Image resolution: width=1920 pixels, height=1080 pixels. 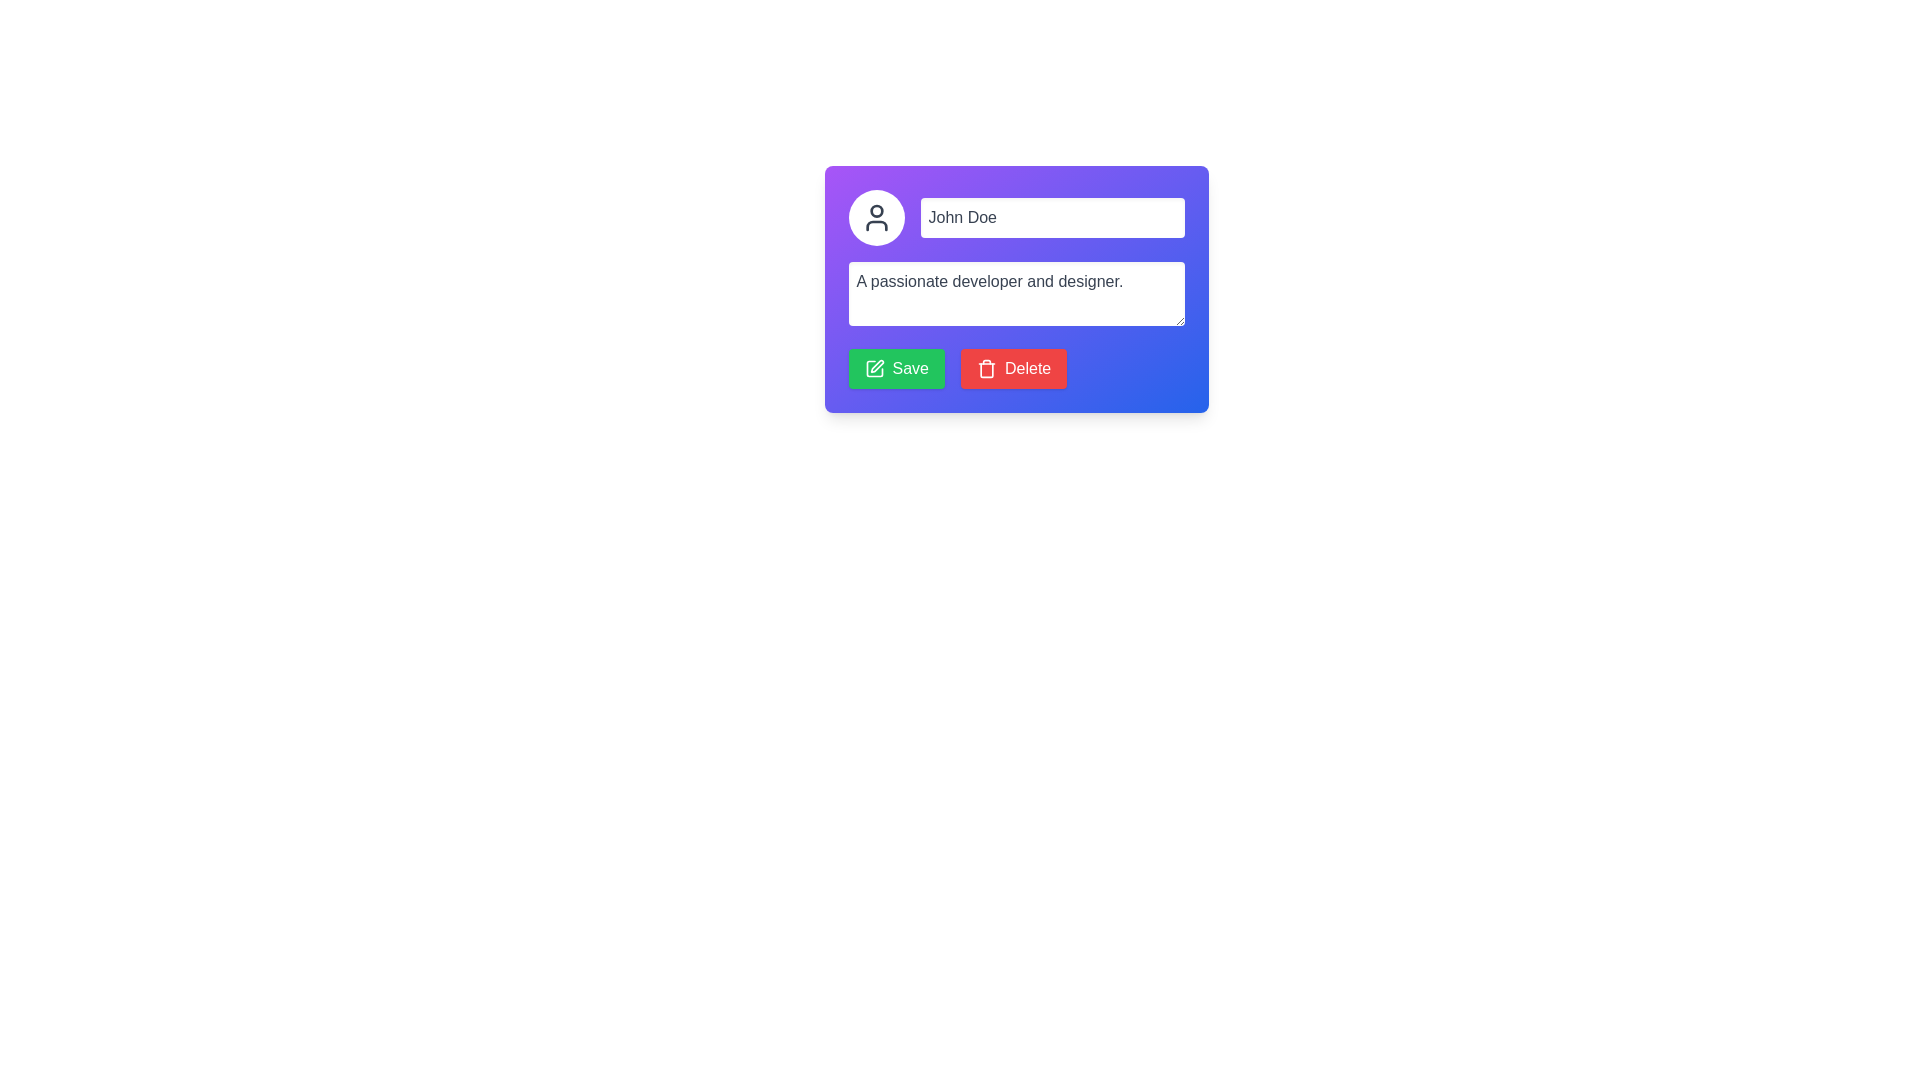 What do you see at coordinates (1016, 289) in the screenshot?
I see `the text input box that allows users to view or edit a descriptive text about a developer and designer, which is centrally located within a card-like structure` at bounding box center [1016, 289].